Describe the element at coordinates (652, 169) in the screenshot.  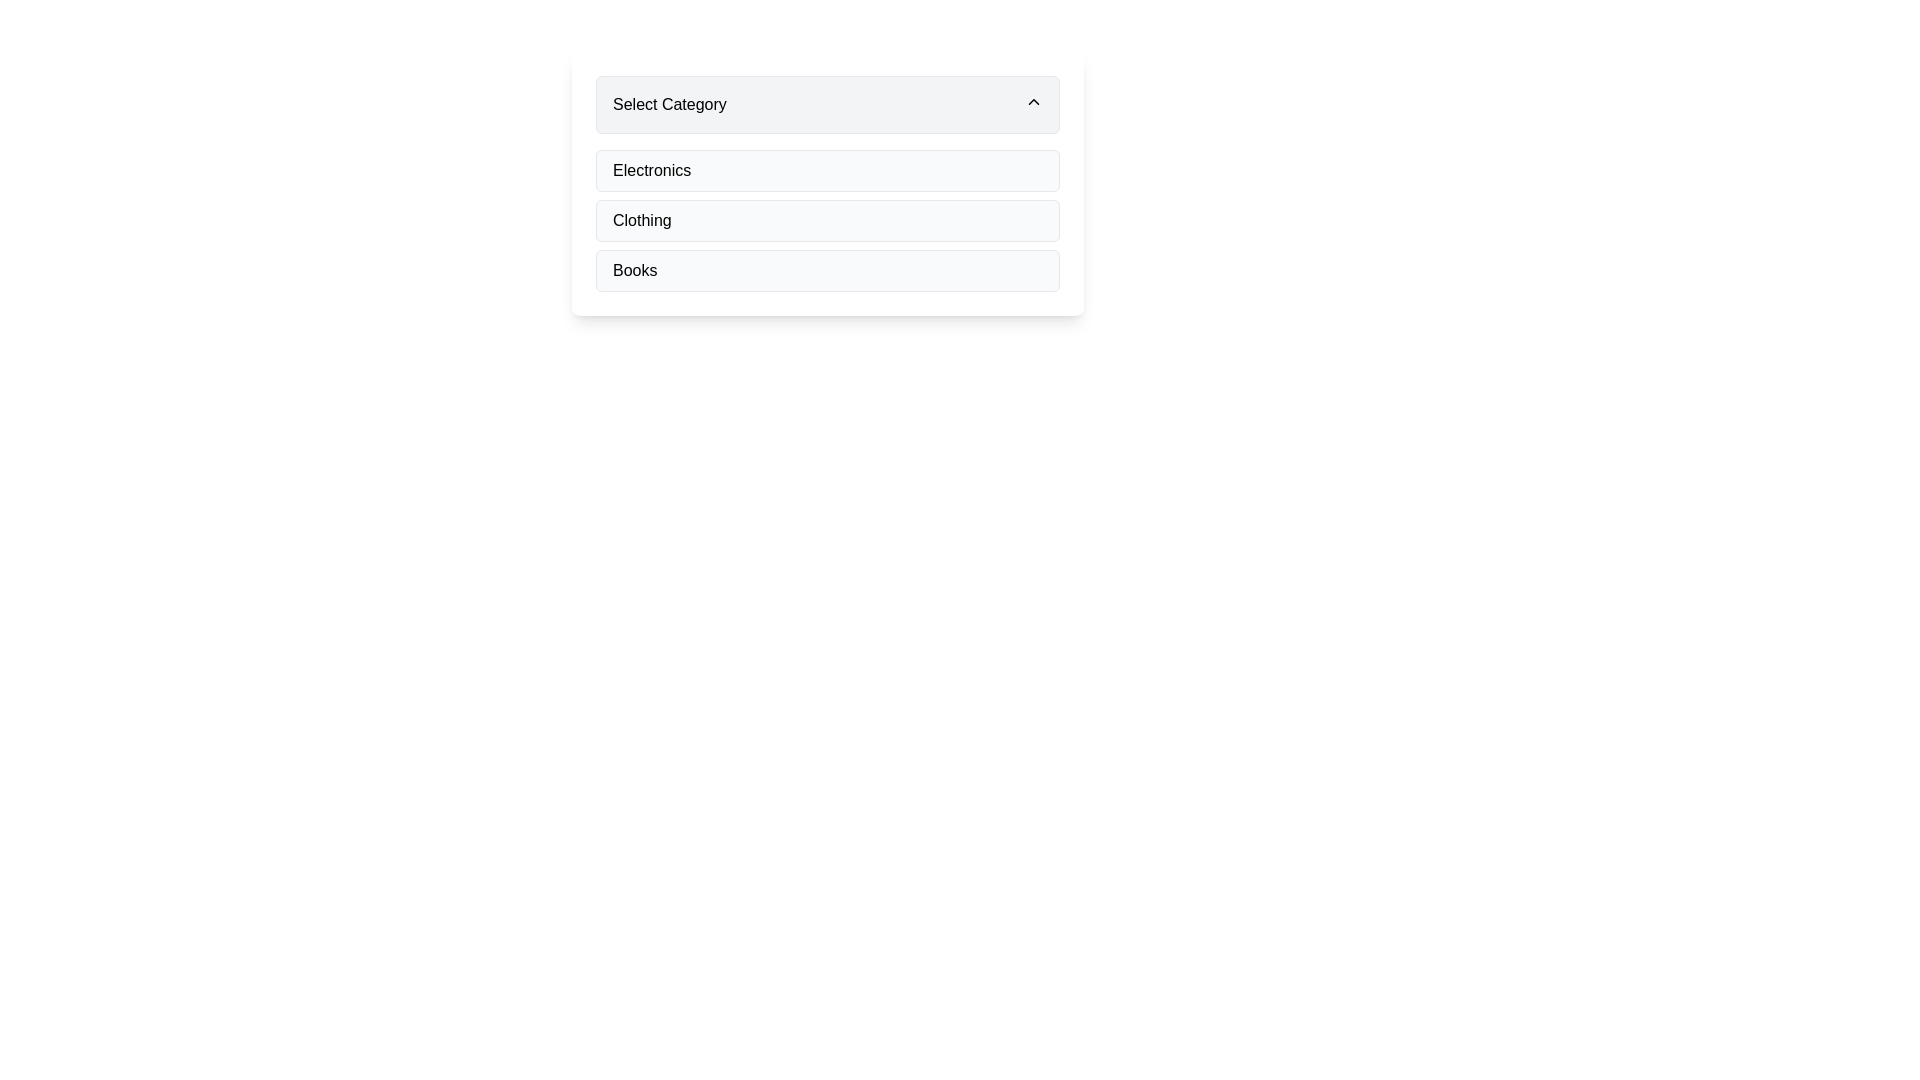
I see `the 'Electronics' text label within the clickable list item, which is the first item under the 'Select Category' section` at that location.